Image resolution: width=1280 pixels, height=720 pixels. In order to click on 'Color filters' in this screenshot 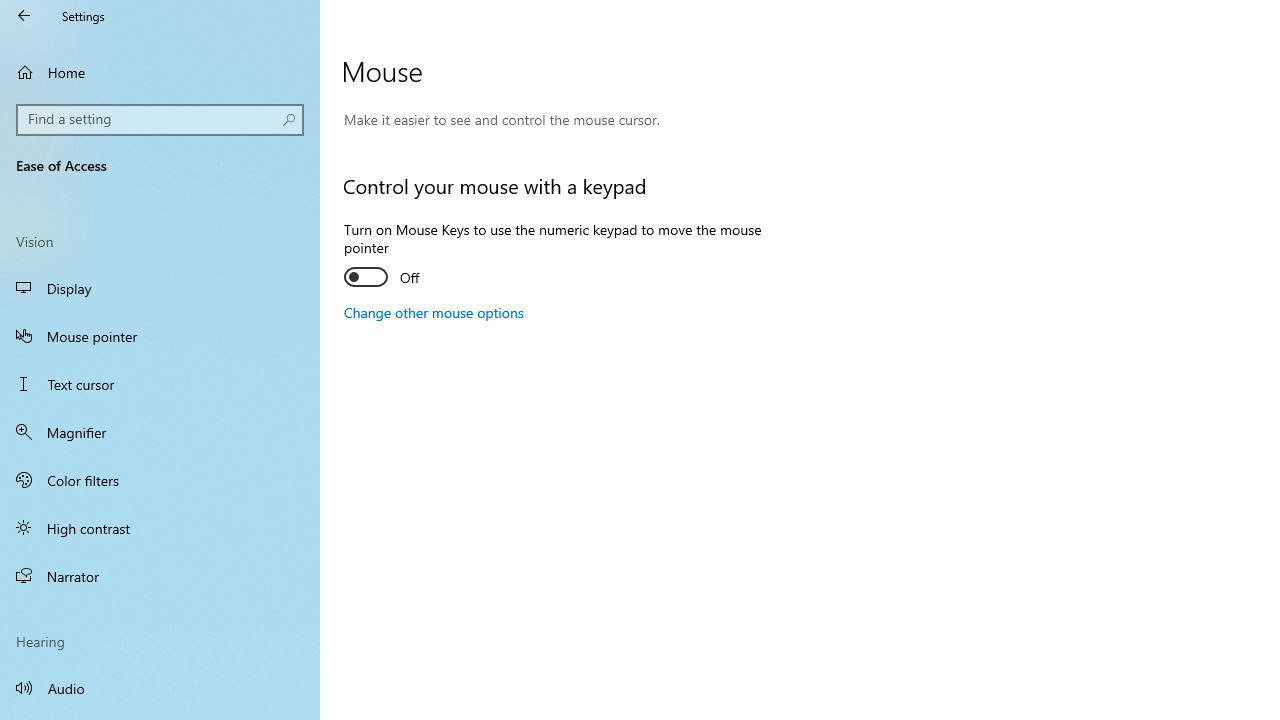, I will do `click(160, 479)`.